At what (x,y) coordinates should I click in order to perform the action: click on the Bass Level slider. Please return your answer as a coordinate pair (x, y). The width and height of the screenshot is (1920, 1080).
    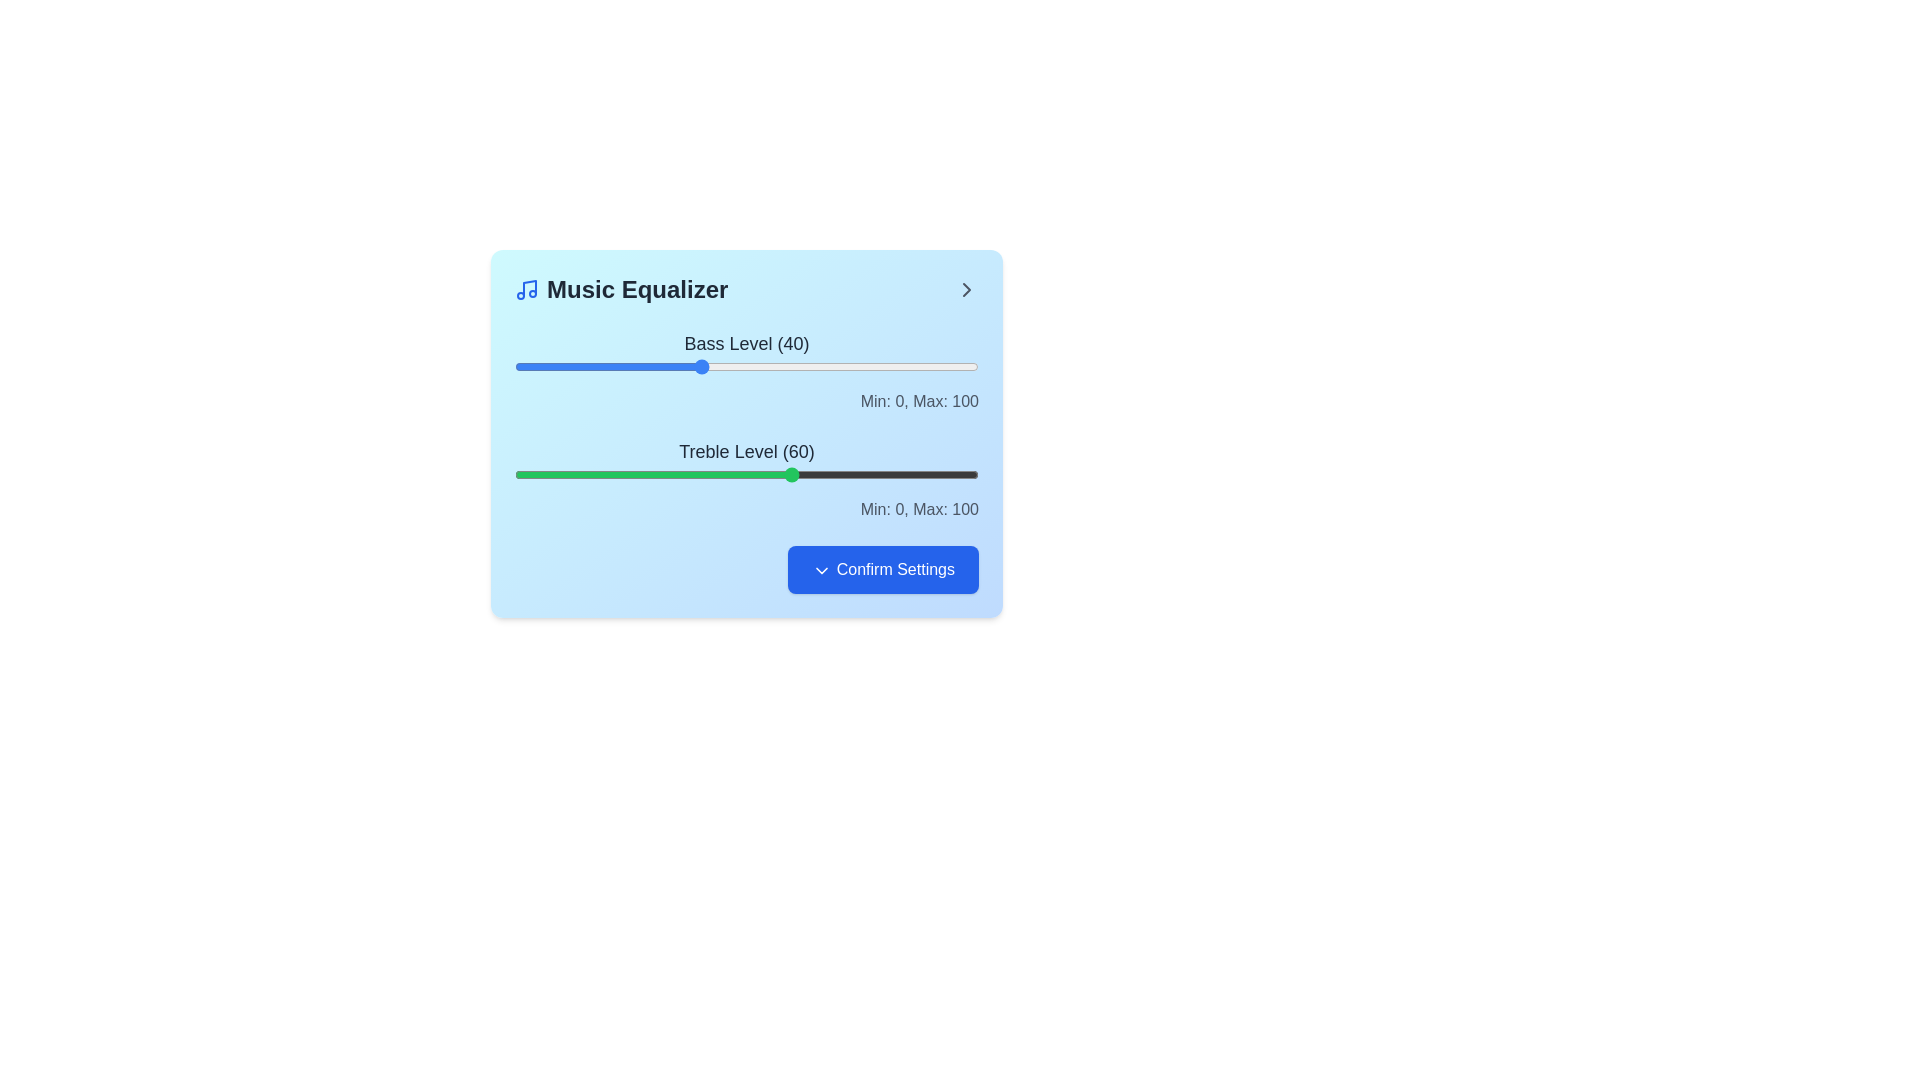
    Looking at the image, I should click on (709, 366).